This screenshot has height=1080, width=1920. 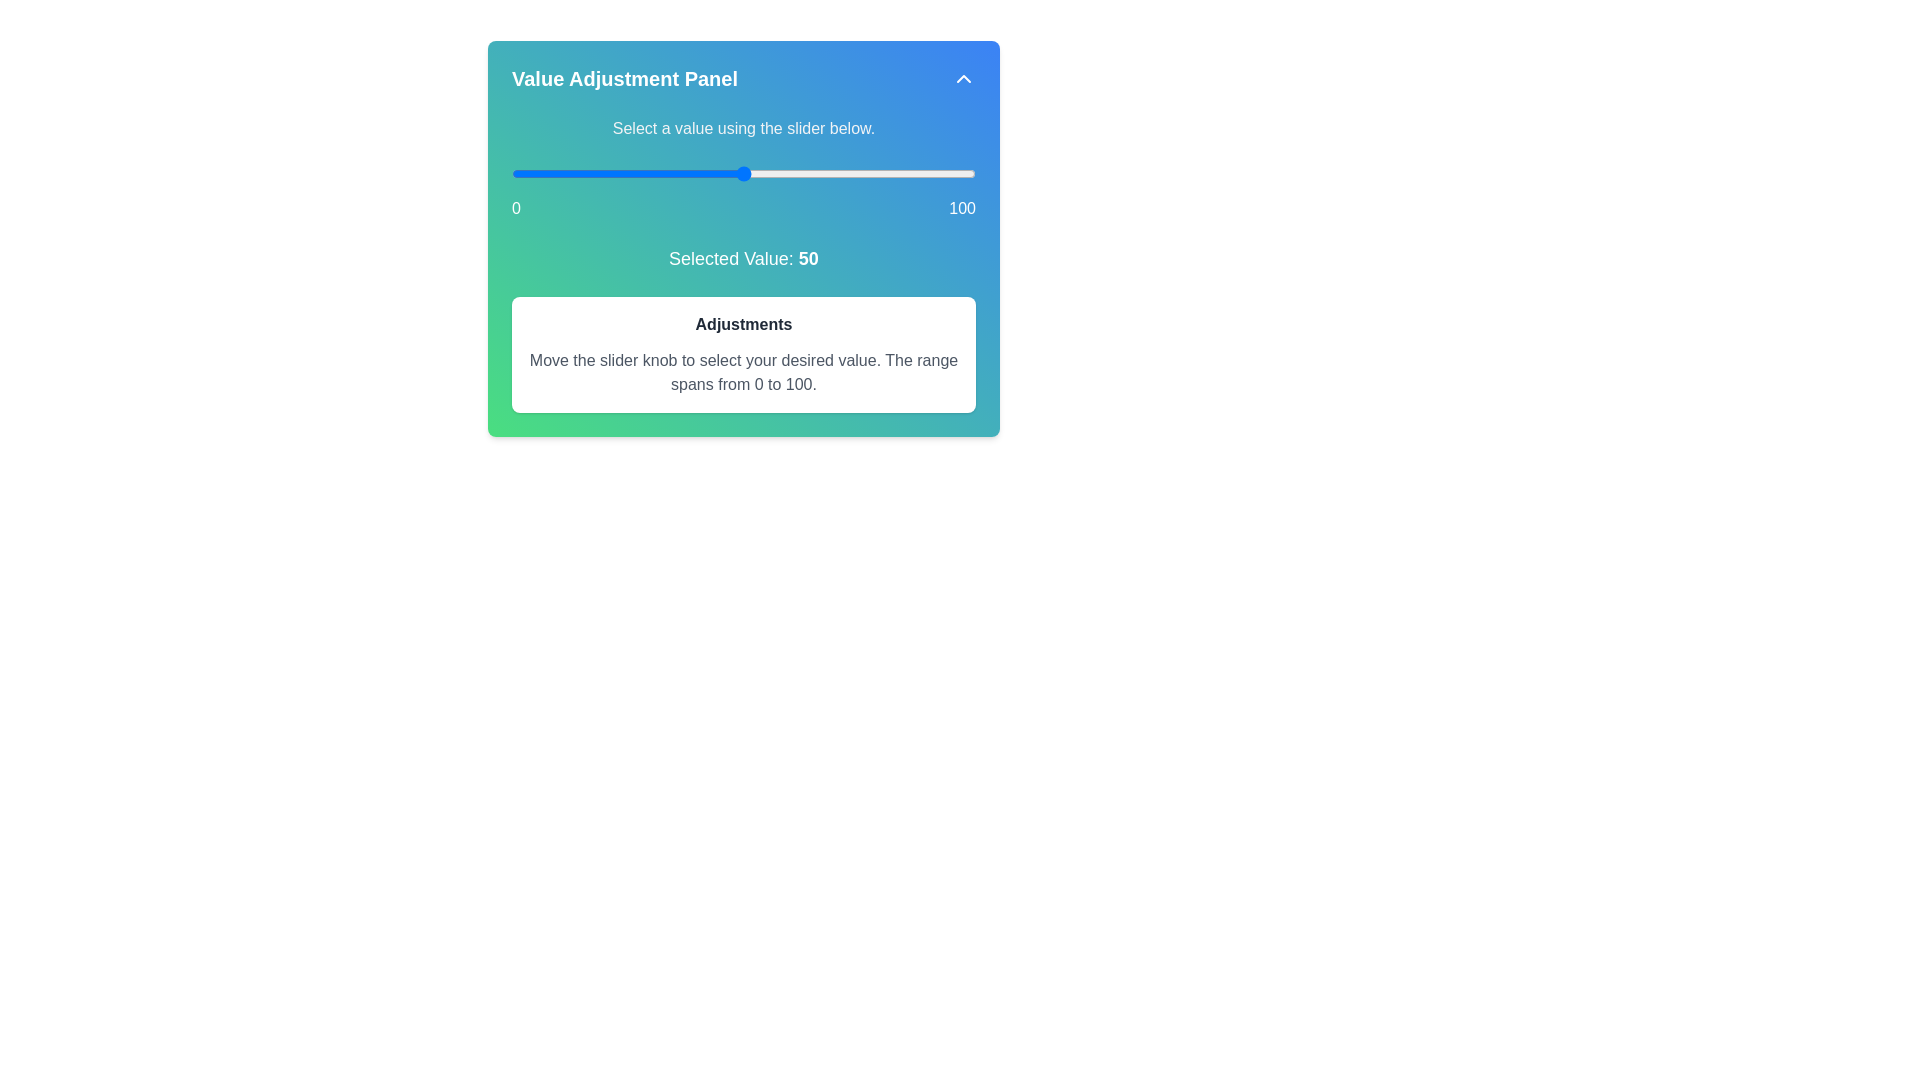 What do you see at coordinates (516, 208) in the screenshot?
I see `the static text component displaying '0' in white, located at the far-left end of the range values section under the slider component` at bounding box center [516, 208].